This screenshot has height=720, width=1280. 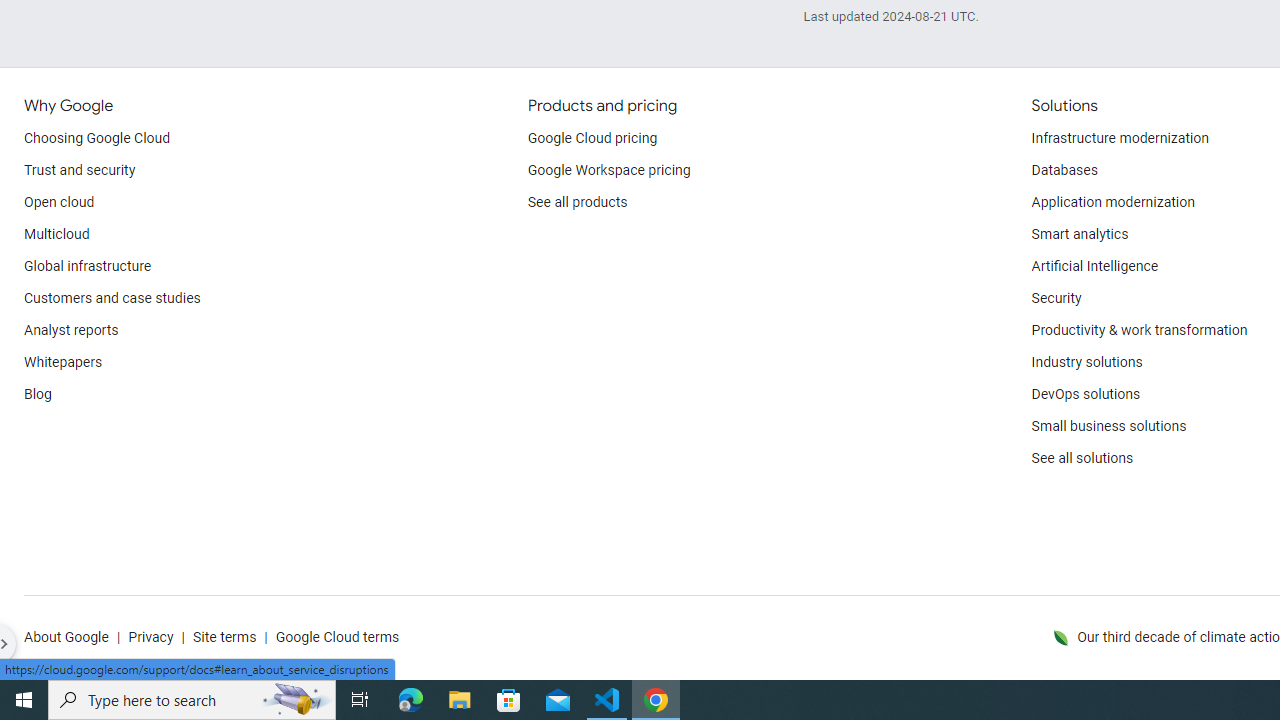 I want to click on 'See all solutions', so click(x=1081, y=458).